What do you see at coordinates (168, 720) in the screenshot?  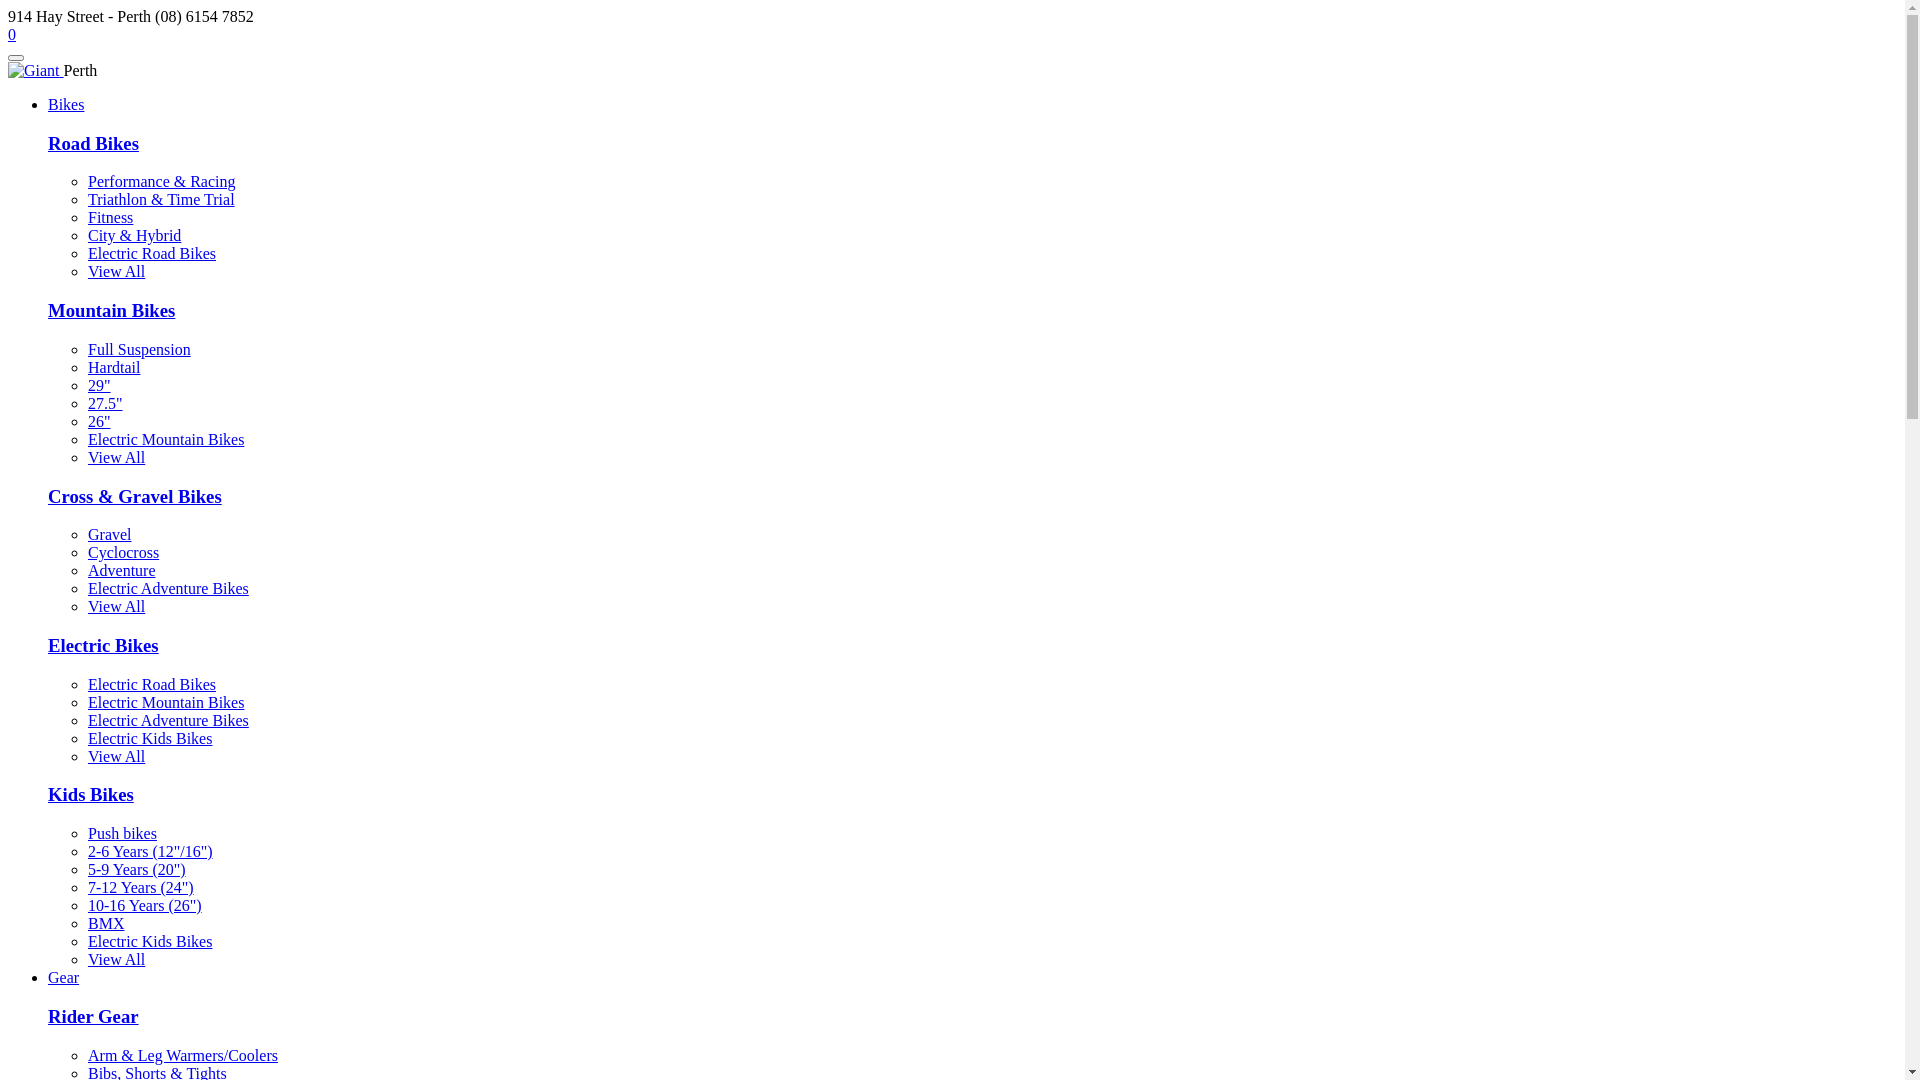 I see `'Electric Adventure Bikes'` at bounding box center [168, 720].